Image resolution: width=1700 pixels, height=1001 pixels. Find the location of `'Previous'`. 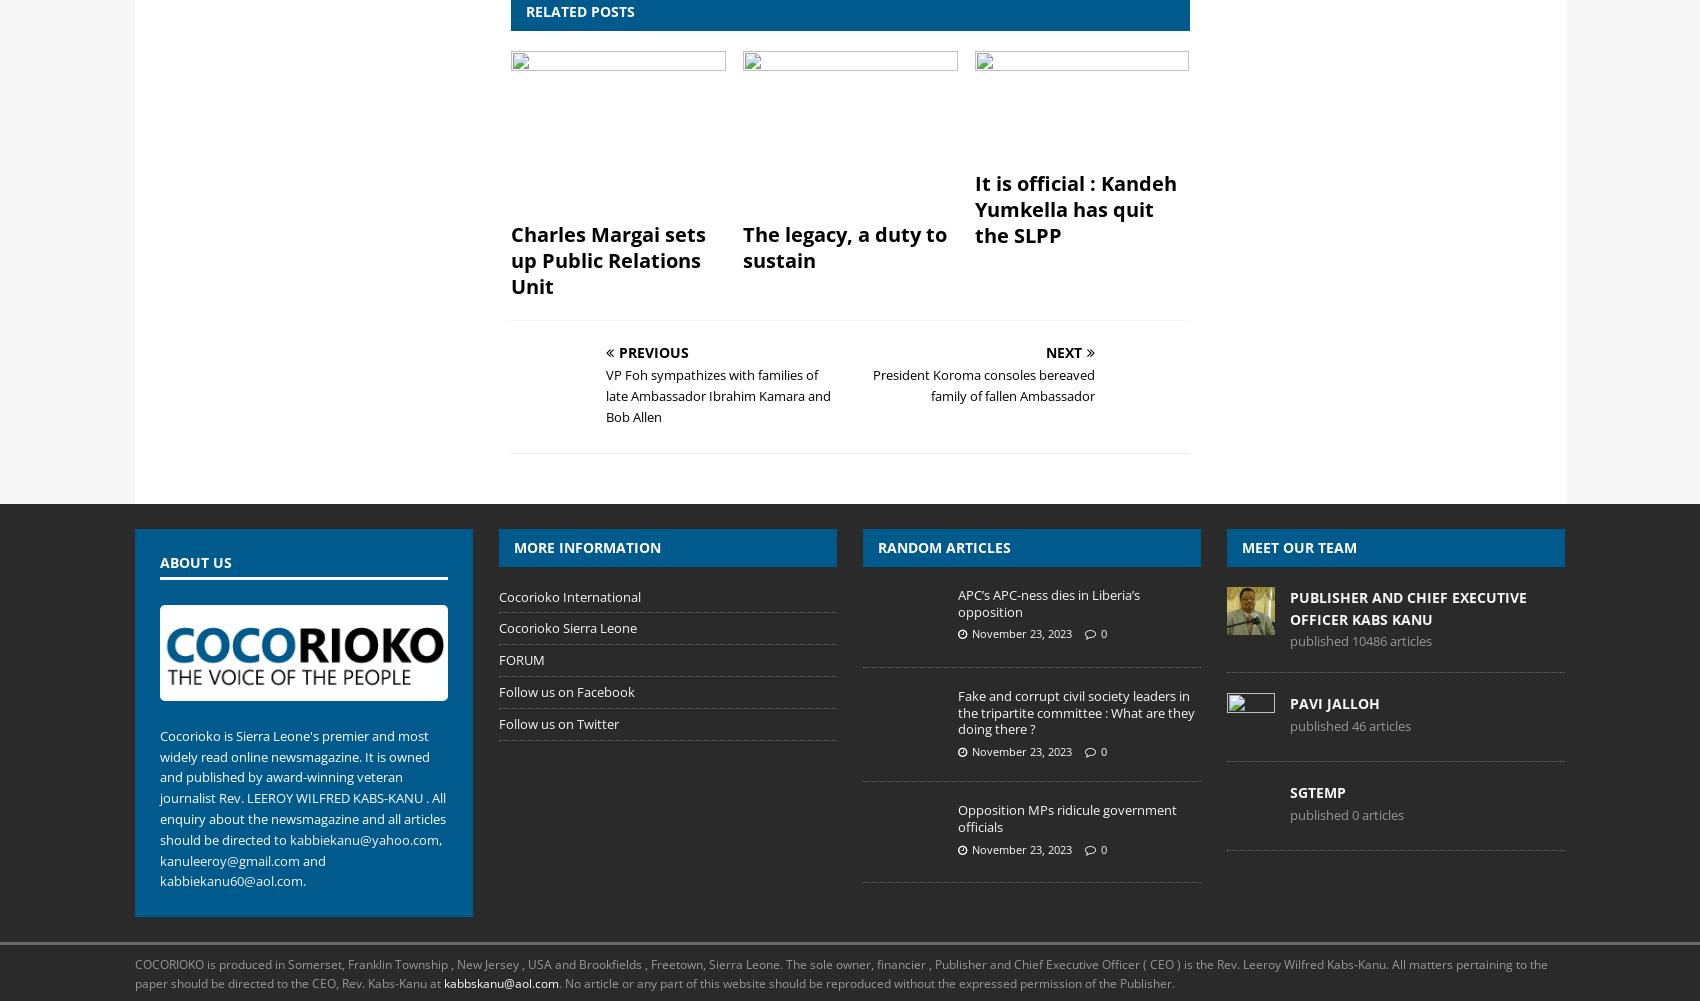

'Previous' is located at coordinates (653, 352).